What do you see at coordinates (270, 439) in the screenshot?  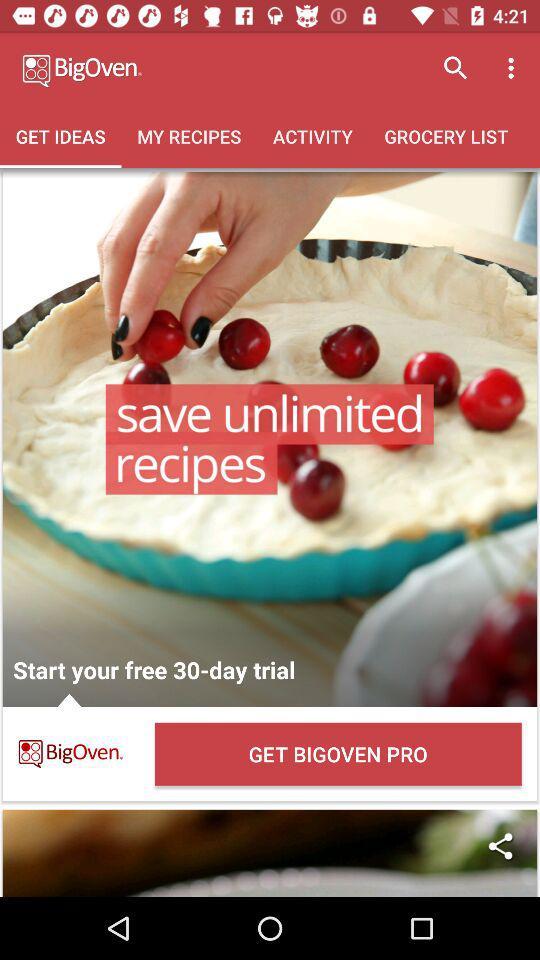 I see `access recipes` at bounding box center [270, 439].